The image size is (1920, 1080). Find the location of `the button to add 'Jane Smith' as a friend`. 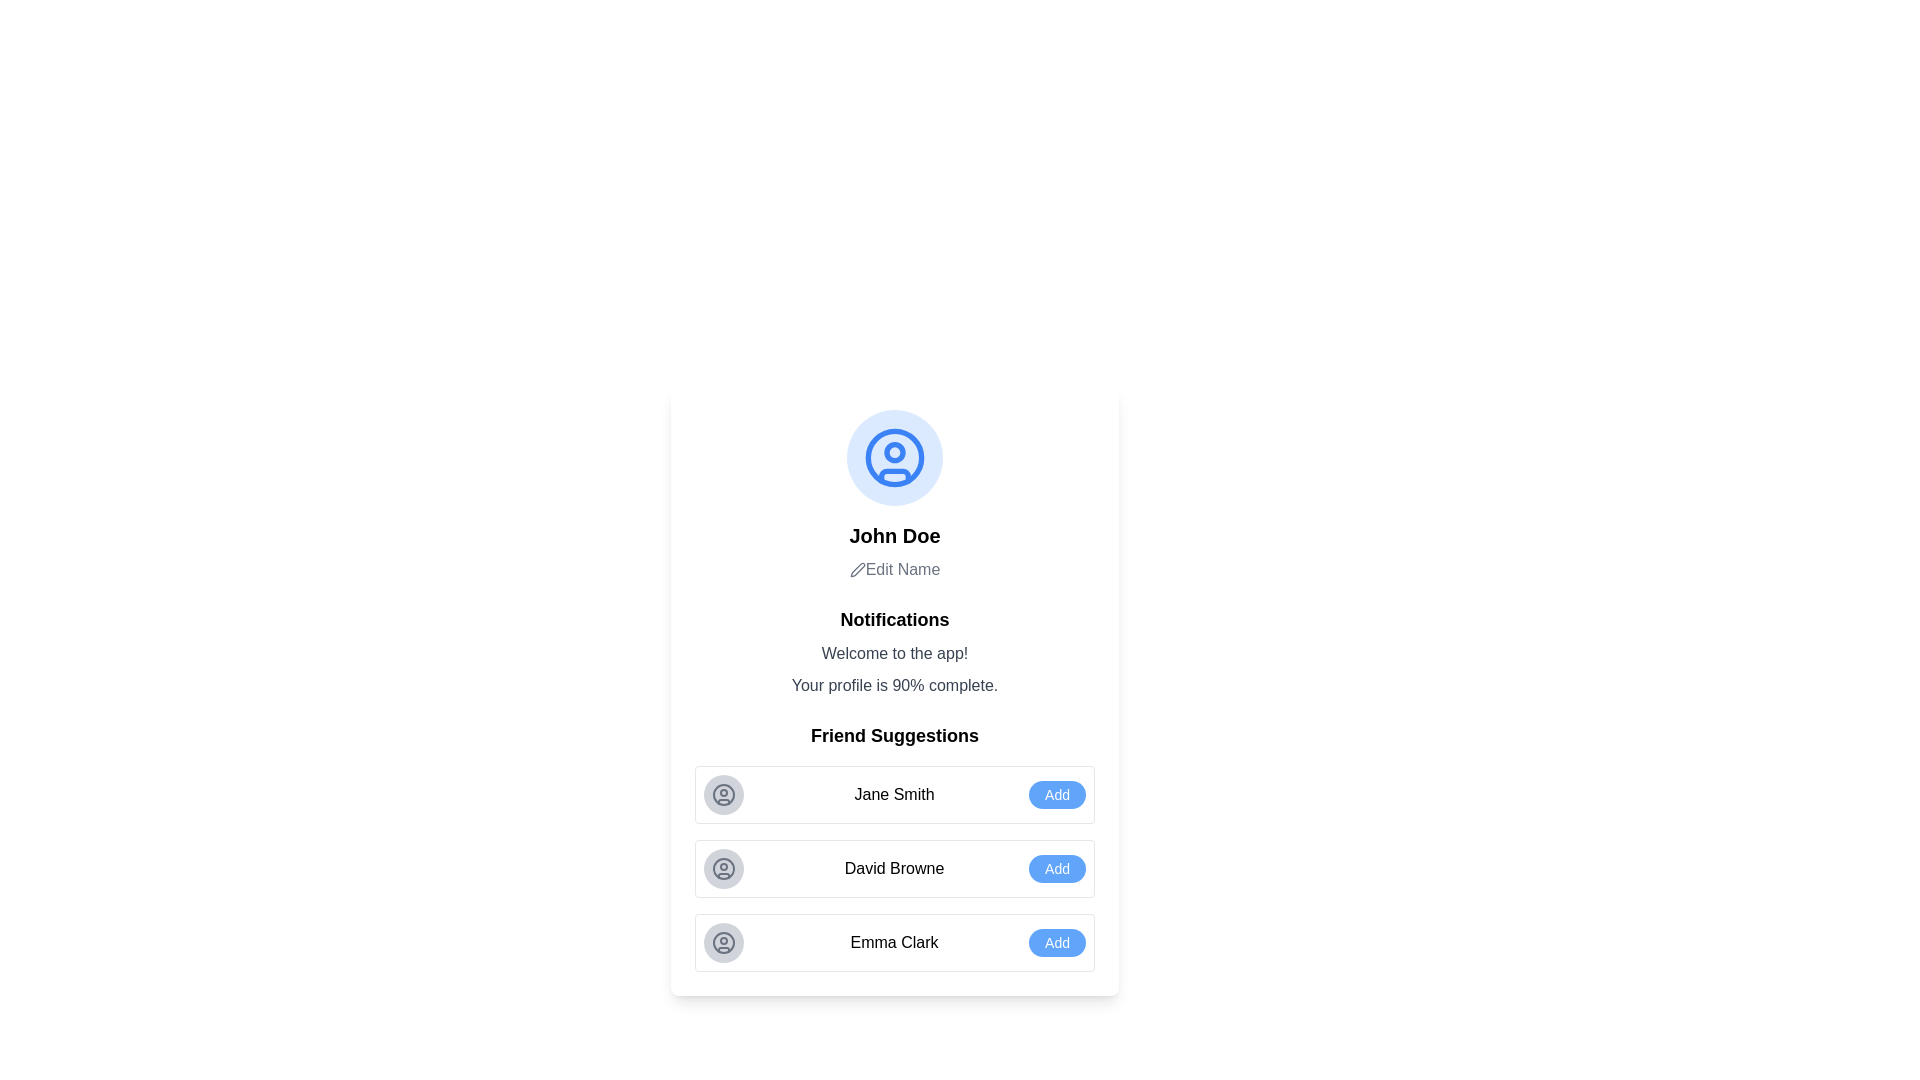

the button to add 'Jane Smith' as a friend is located at coordinates (1056, 793).